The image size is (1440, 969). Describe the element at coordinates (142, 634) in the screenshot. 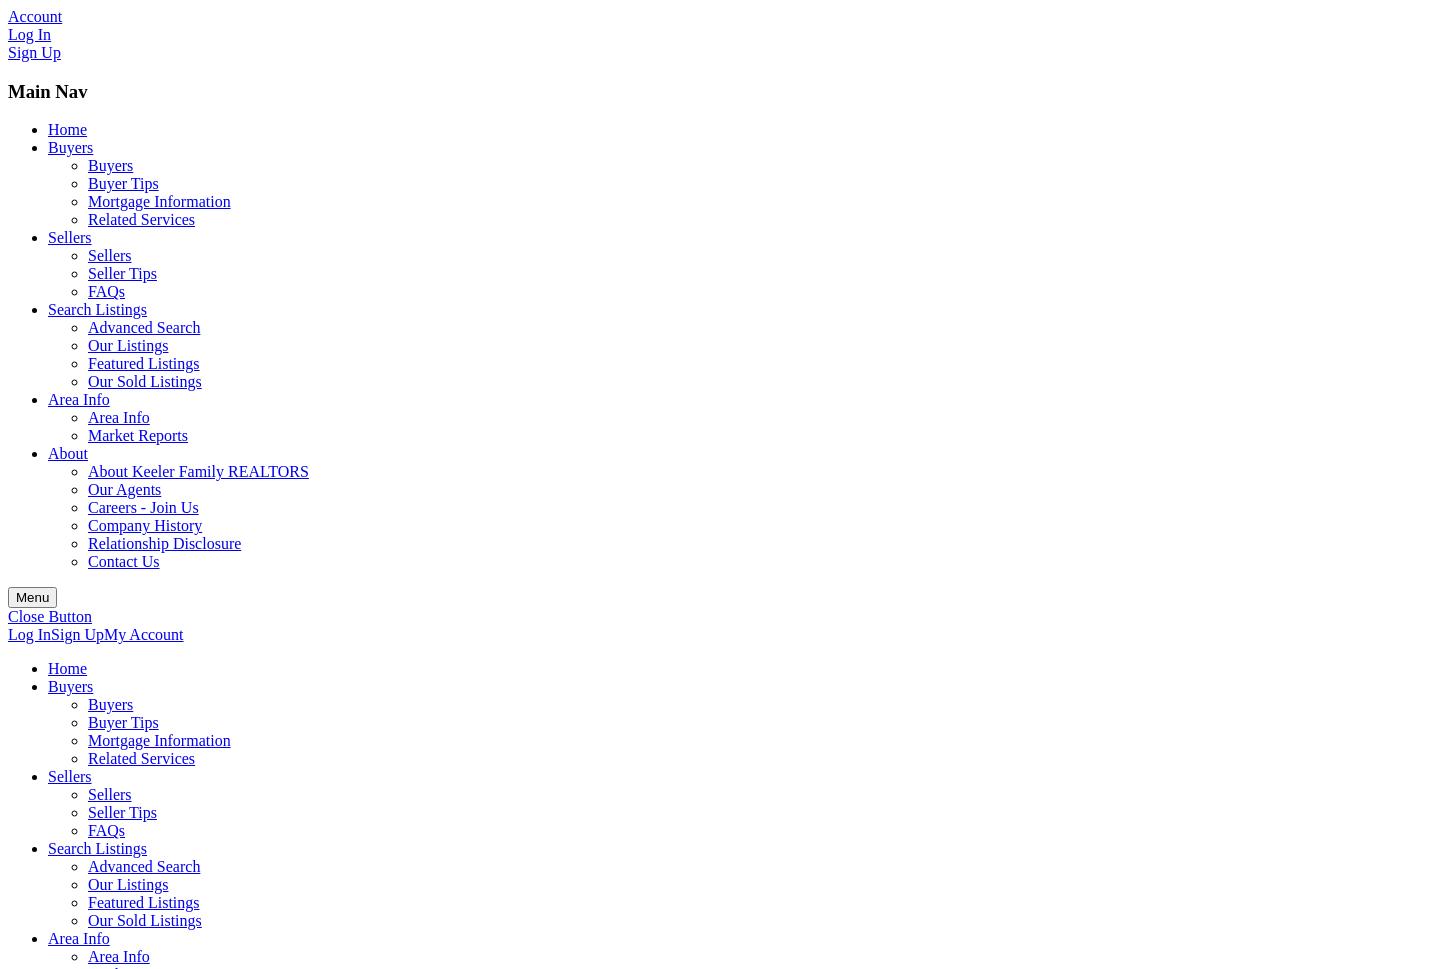

I see `'My Account'` at that location.